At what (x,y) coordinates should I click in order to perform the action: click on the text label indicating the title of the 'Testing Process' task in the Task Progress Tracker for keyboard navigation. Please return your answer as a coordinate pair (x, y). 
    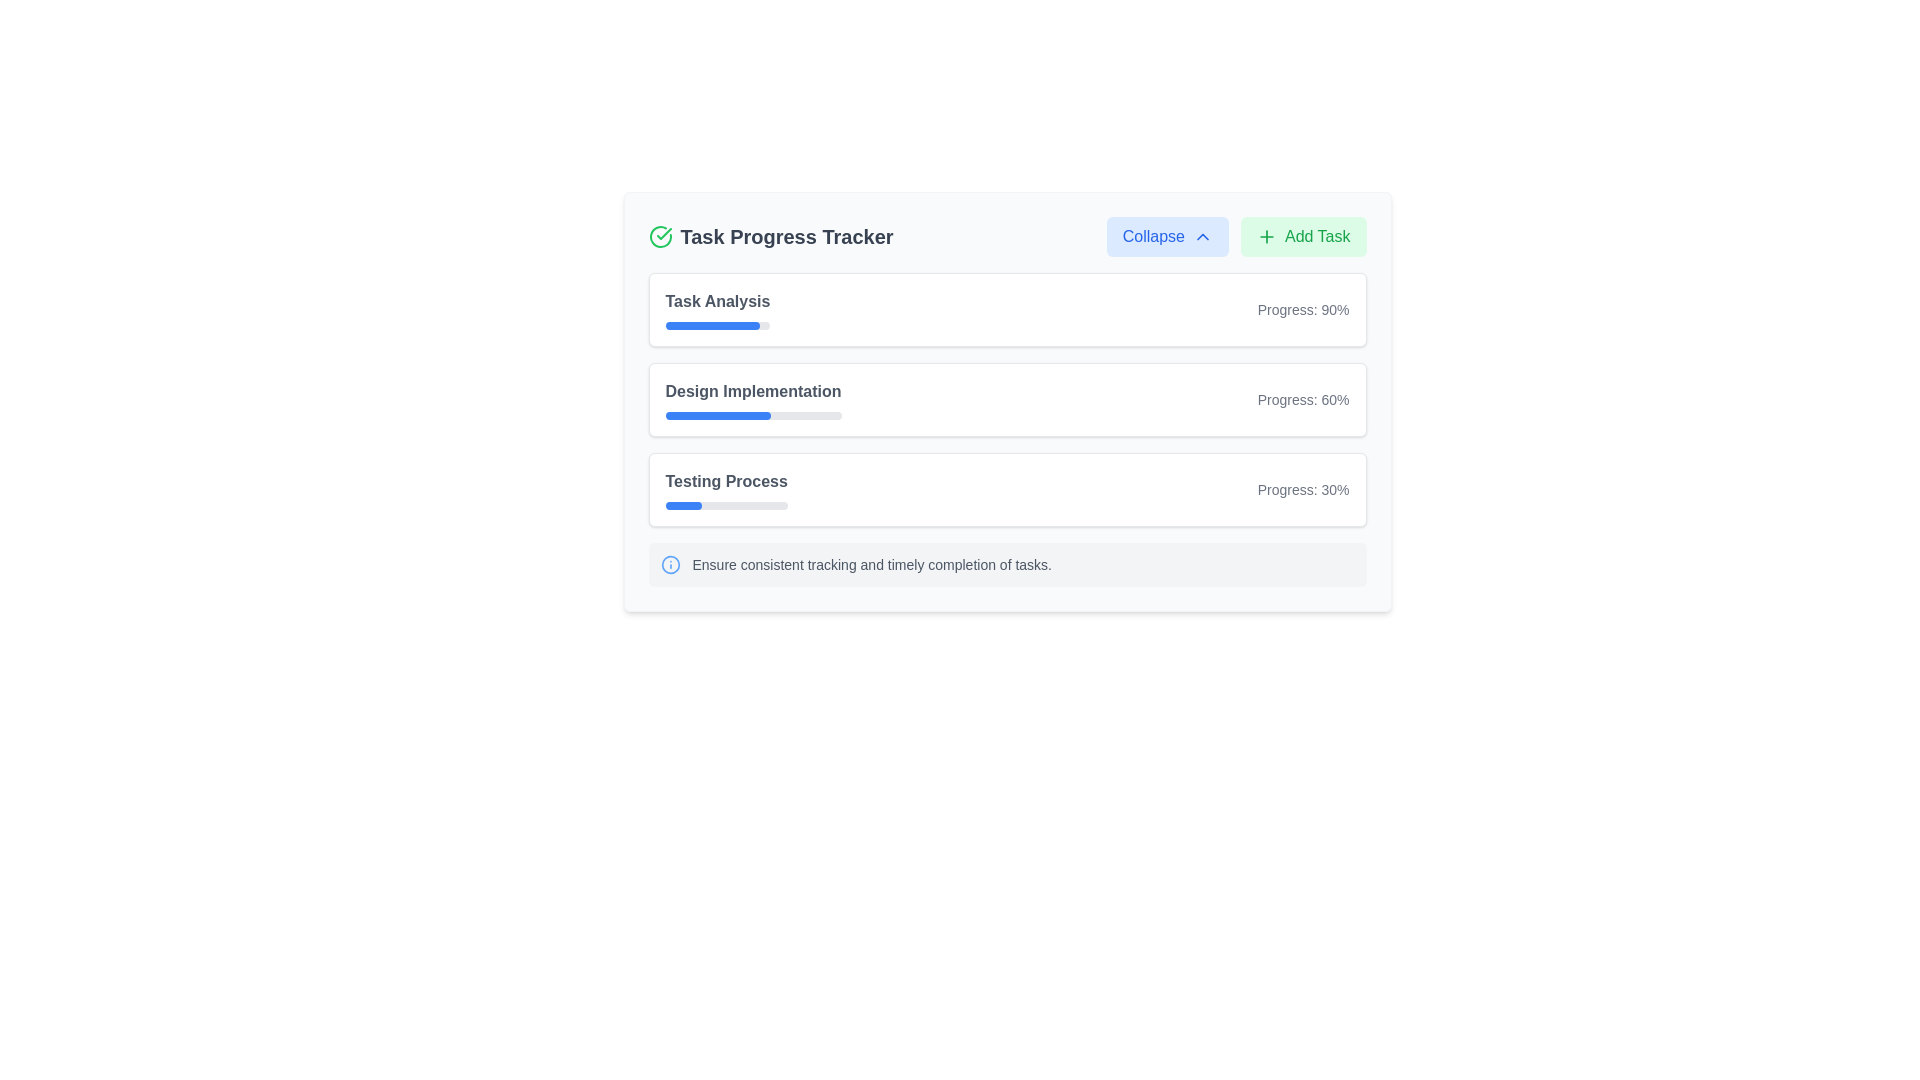
    Looking at the image, I should click on (725, 489).